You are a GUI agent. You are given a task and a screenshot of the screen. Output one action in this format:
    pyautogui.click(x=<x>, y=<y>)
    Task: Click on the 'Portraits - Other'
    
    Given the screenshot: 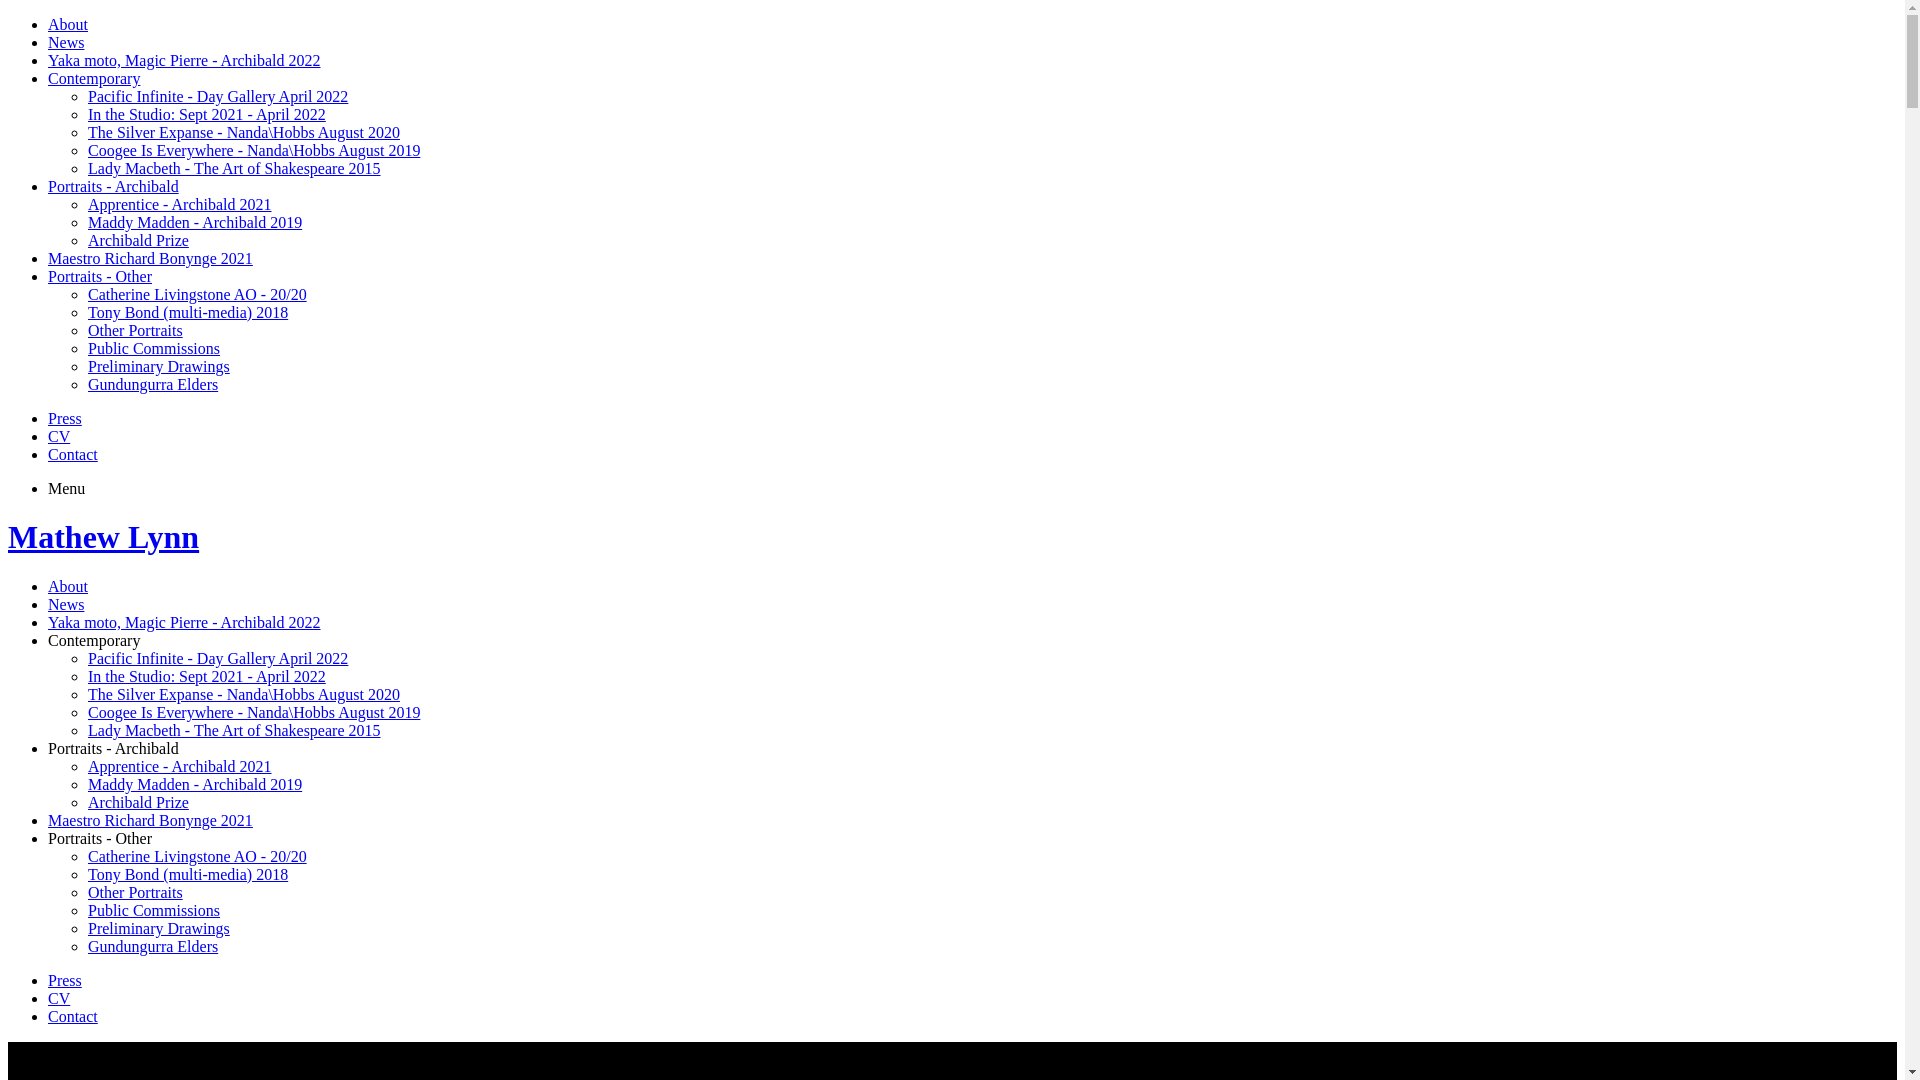 What is the action you would take?
    pyautogui.click(x=99, y=276)
    